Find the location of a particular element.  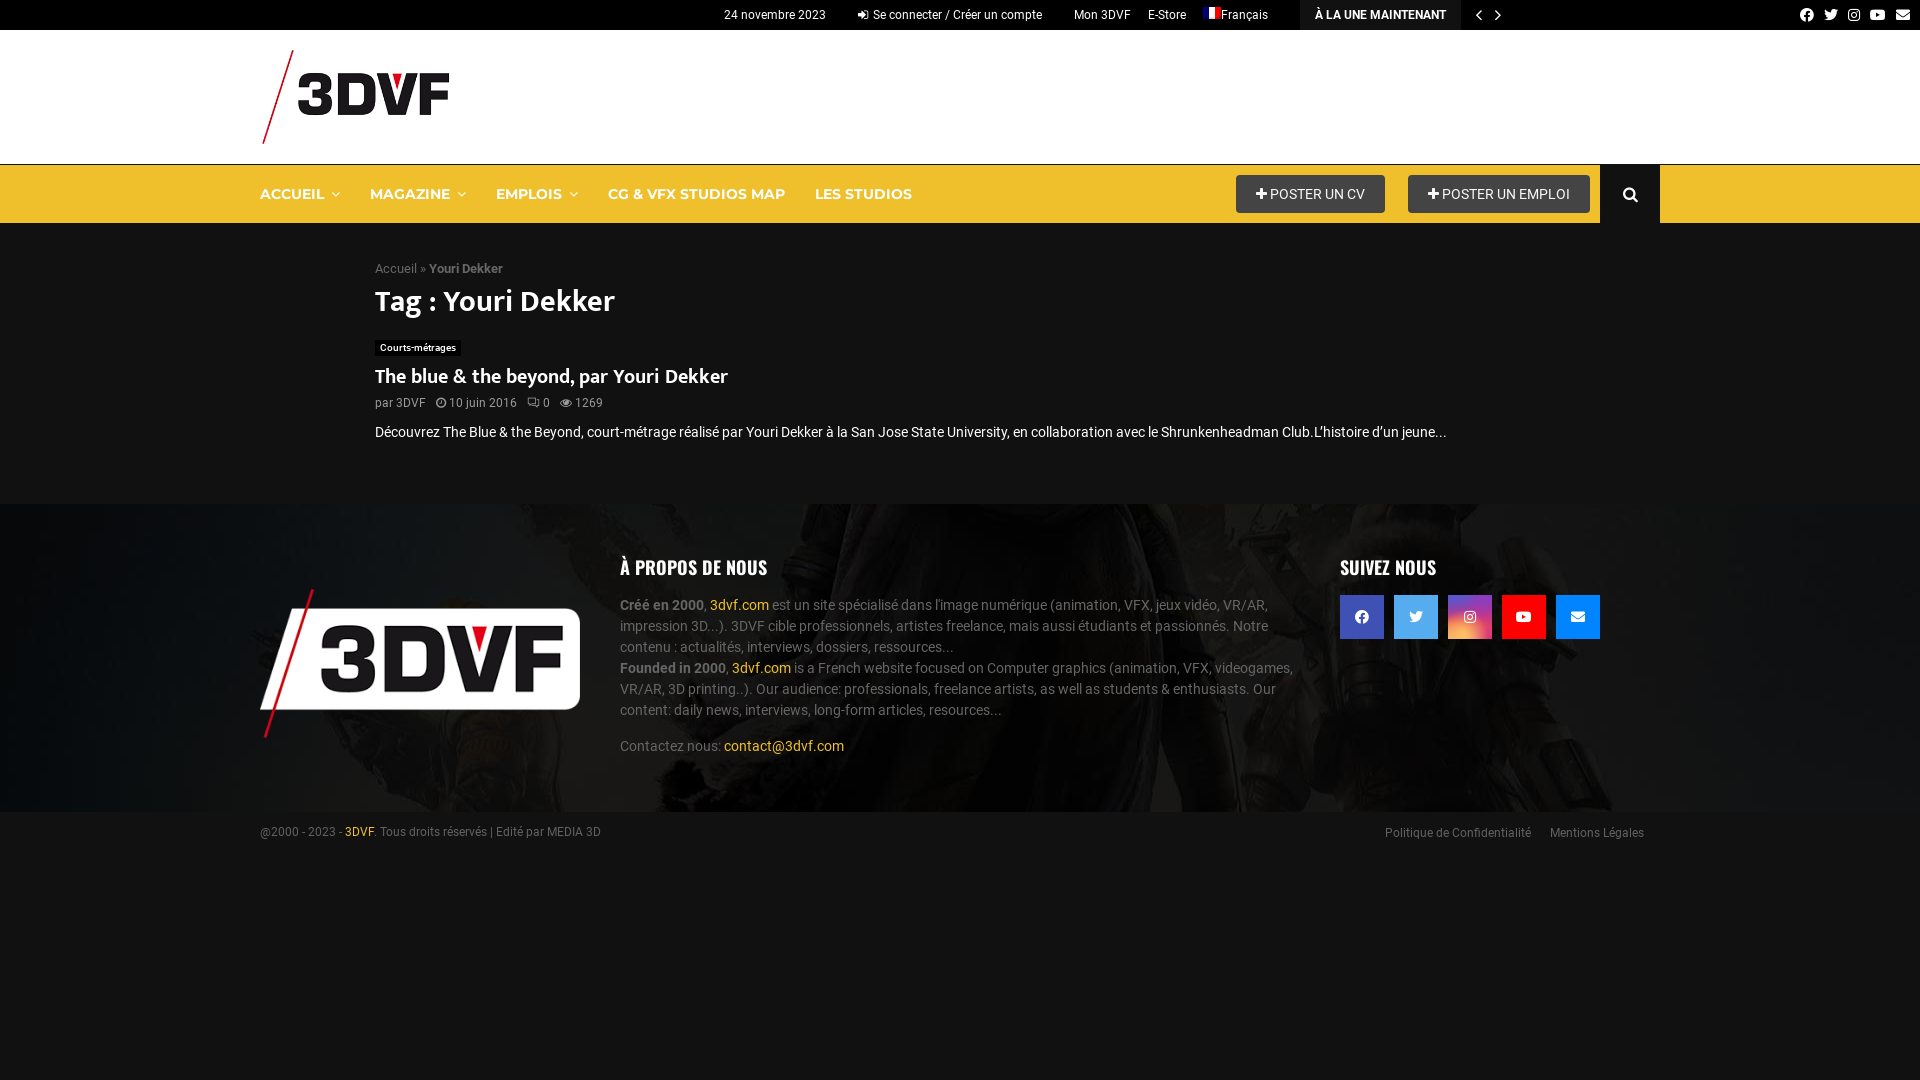

'The blue & the beyond, par Youri Dekker' is located at coordinates (551, 377).